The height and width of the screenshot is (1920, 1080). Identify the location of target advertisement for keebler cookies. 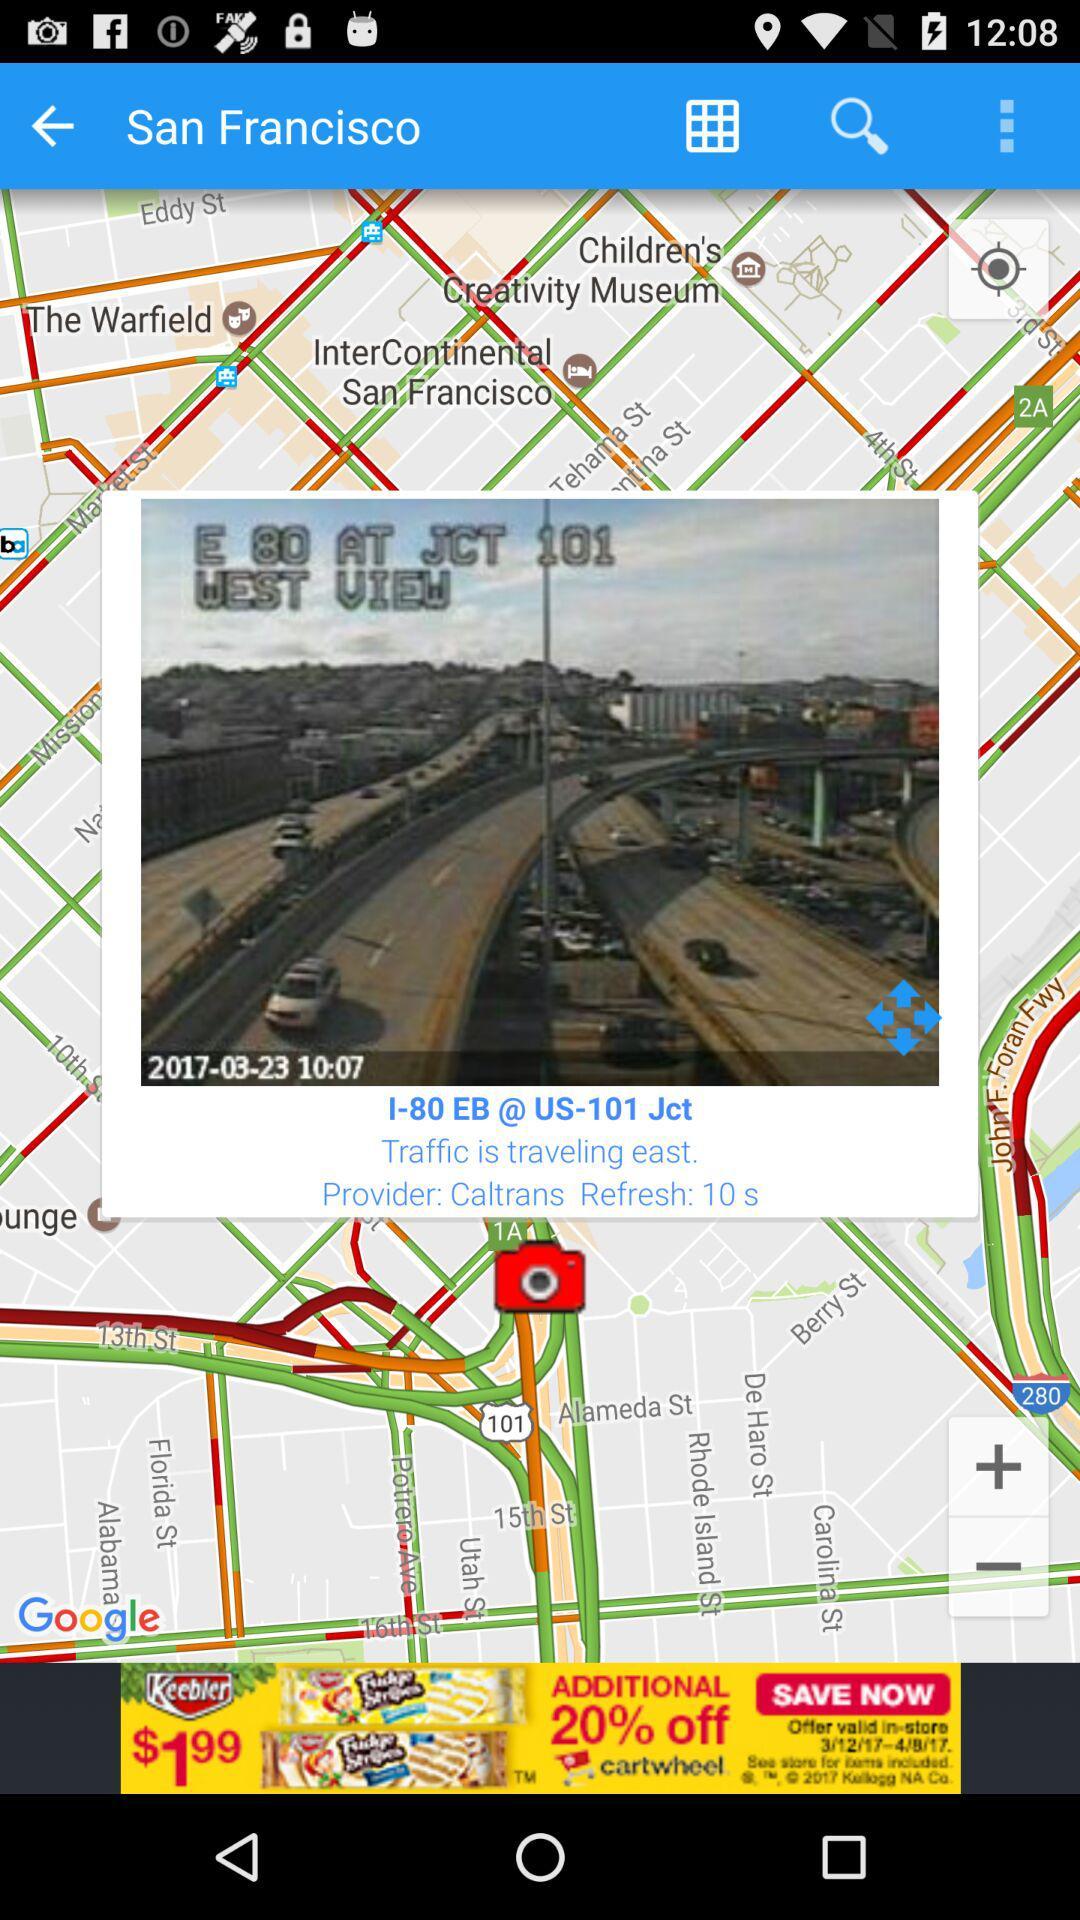
(540, 1727).